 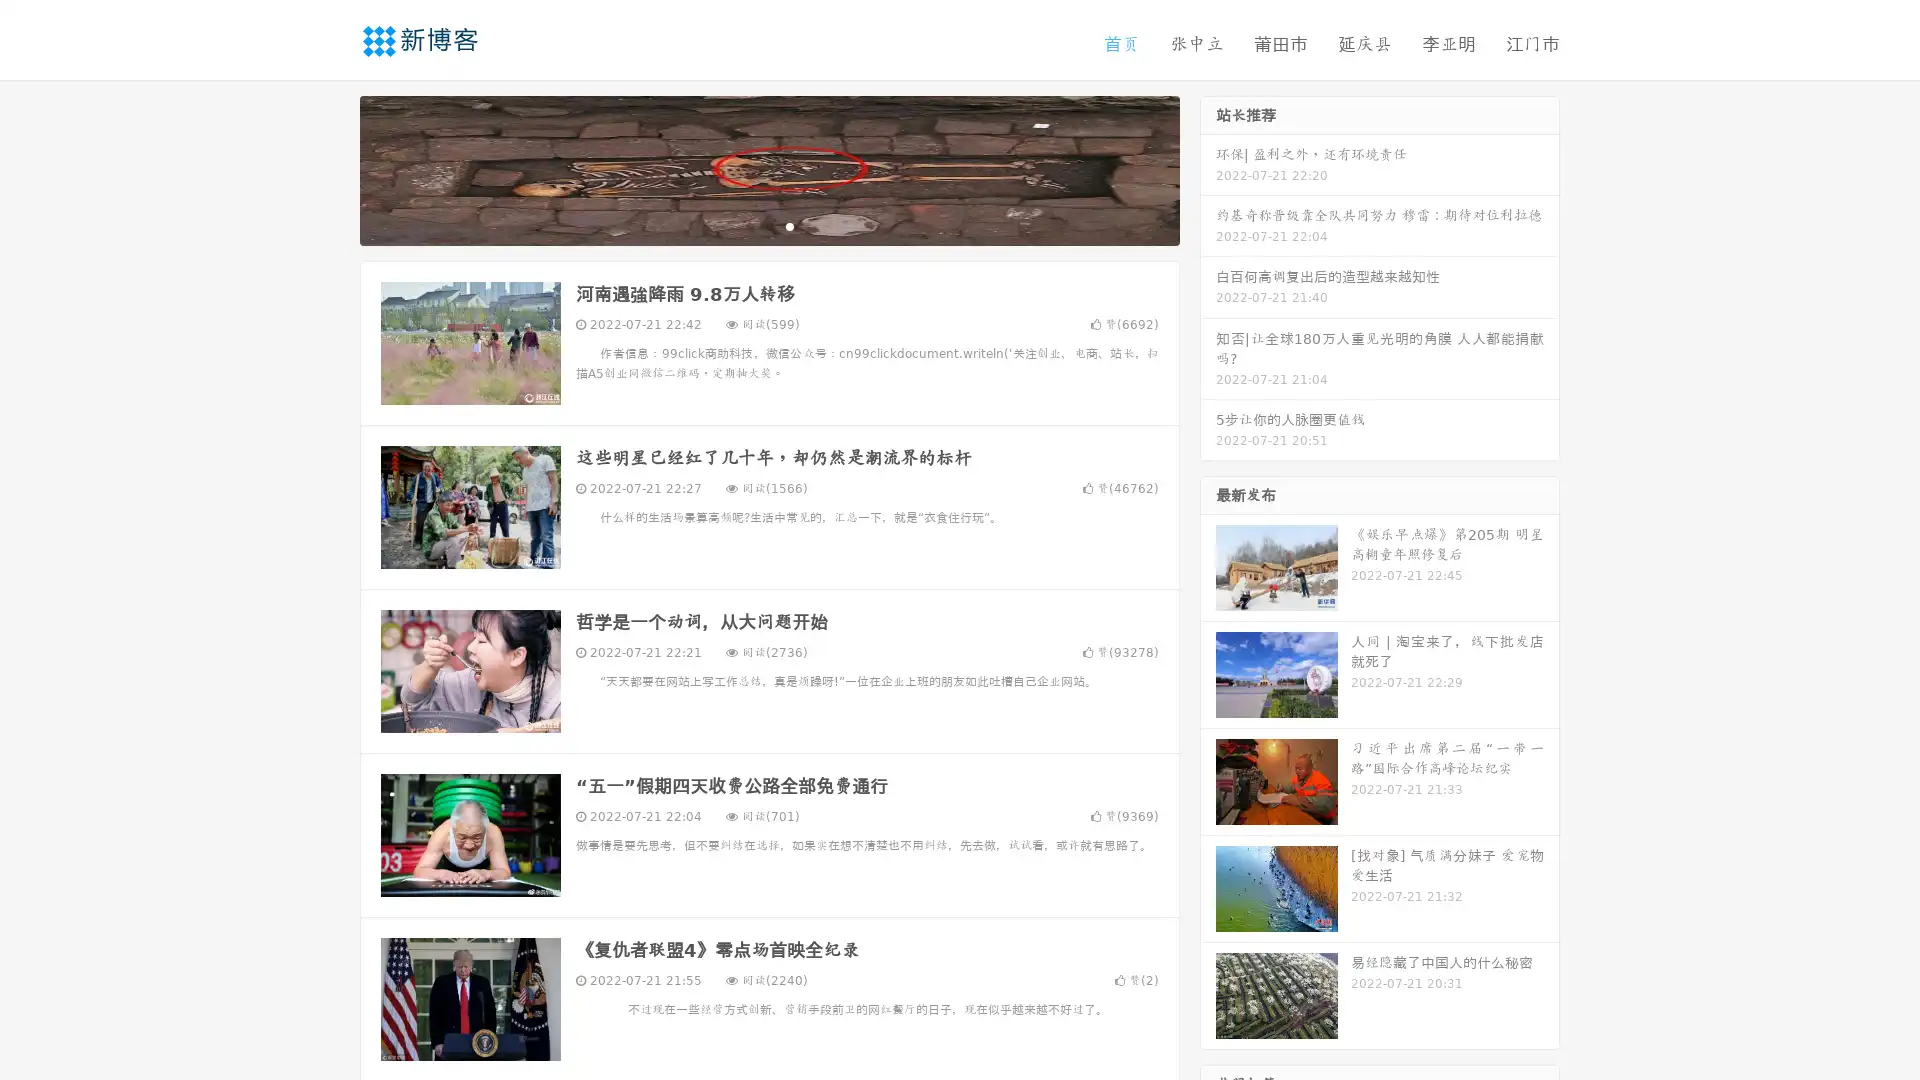 What do you see at coordinates (789, 225) in the screenshot?
I see `Go to slide 3` at bounding box center [789, 225].